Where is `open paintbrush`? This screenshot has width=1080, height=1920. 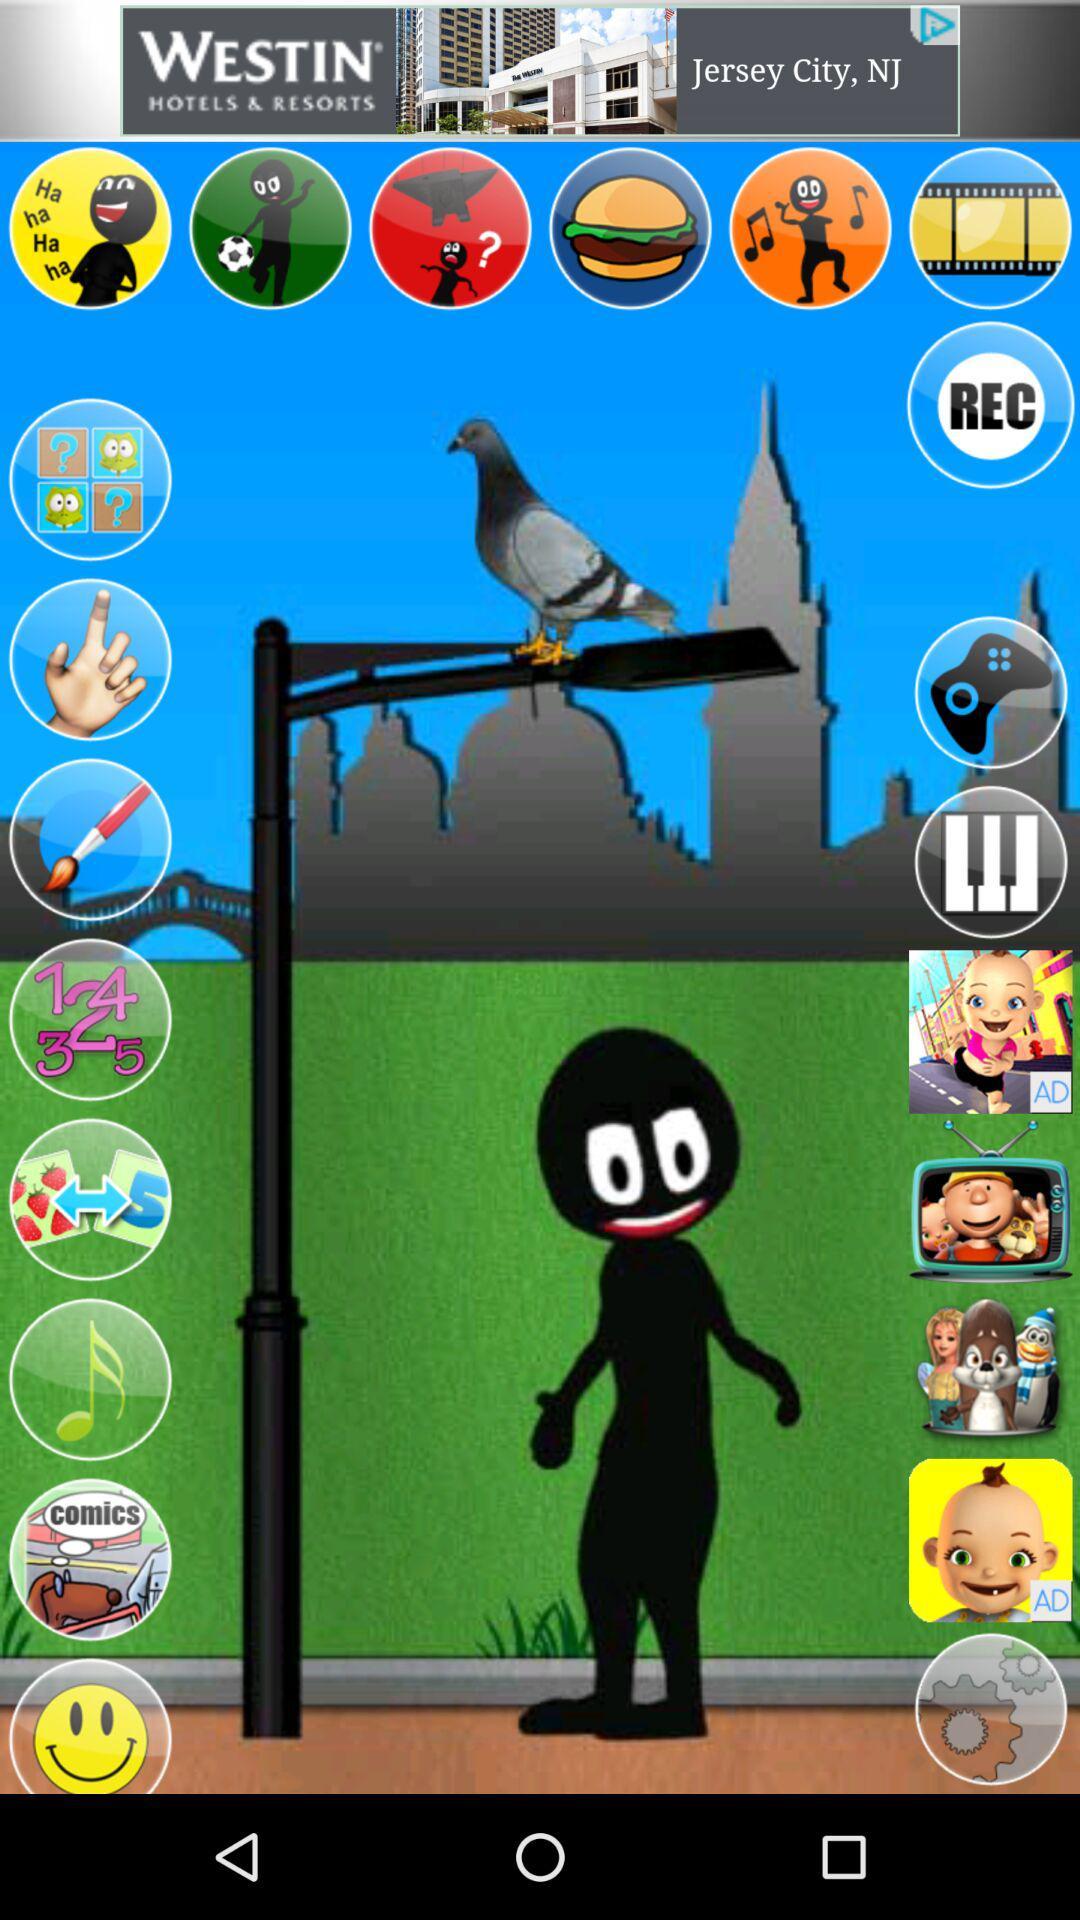
open paintbrush is located at coordinates (88, 840).